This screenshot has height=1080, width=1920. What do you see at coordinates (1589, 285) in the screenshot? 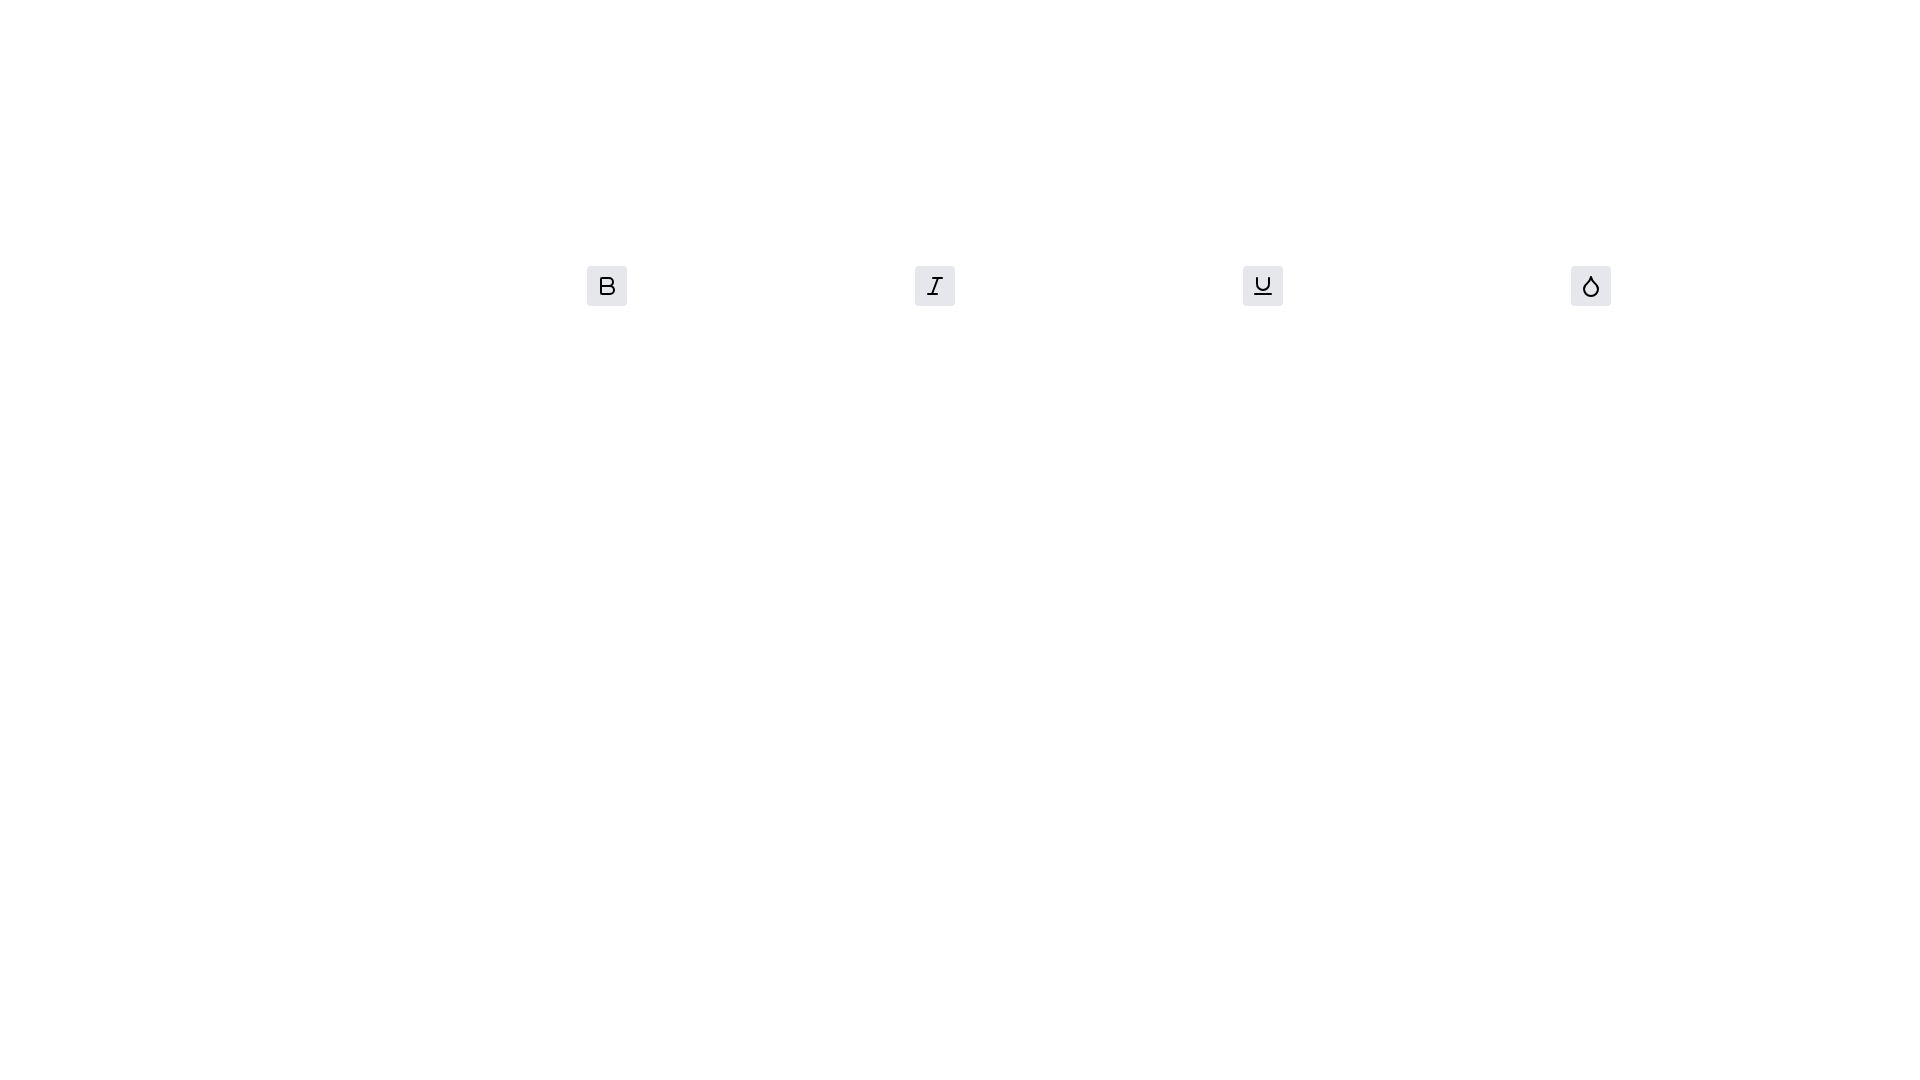
I see `the droplet-shaped icon with a black outline, located to the far right of the button array, slightly right of the underlined 'U' icon` at bounding box center [1589, 285].